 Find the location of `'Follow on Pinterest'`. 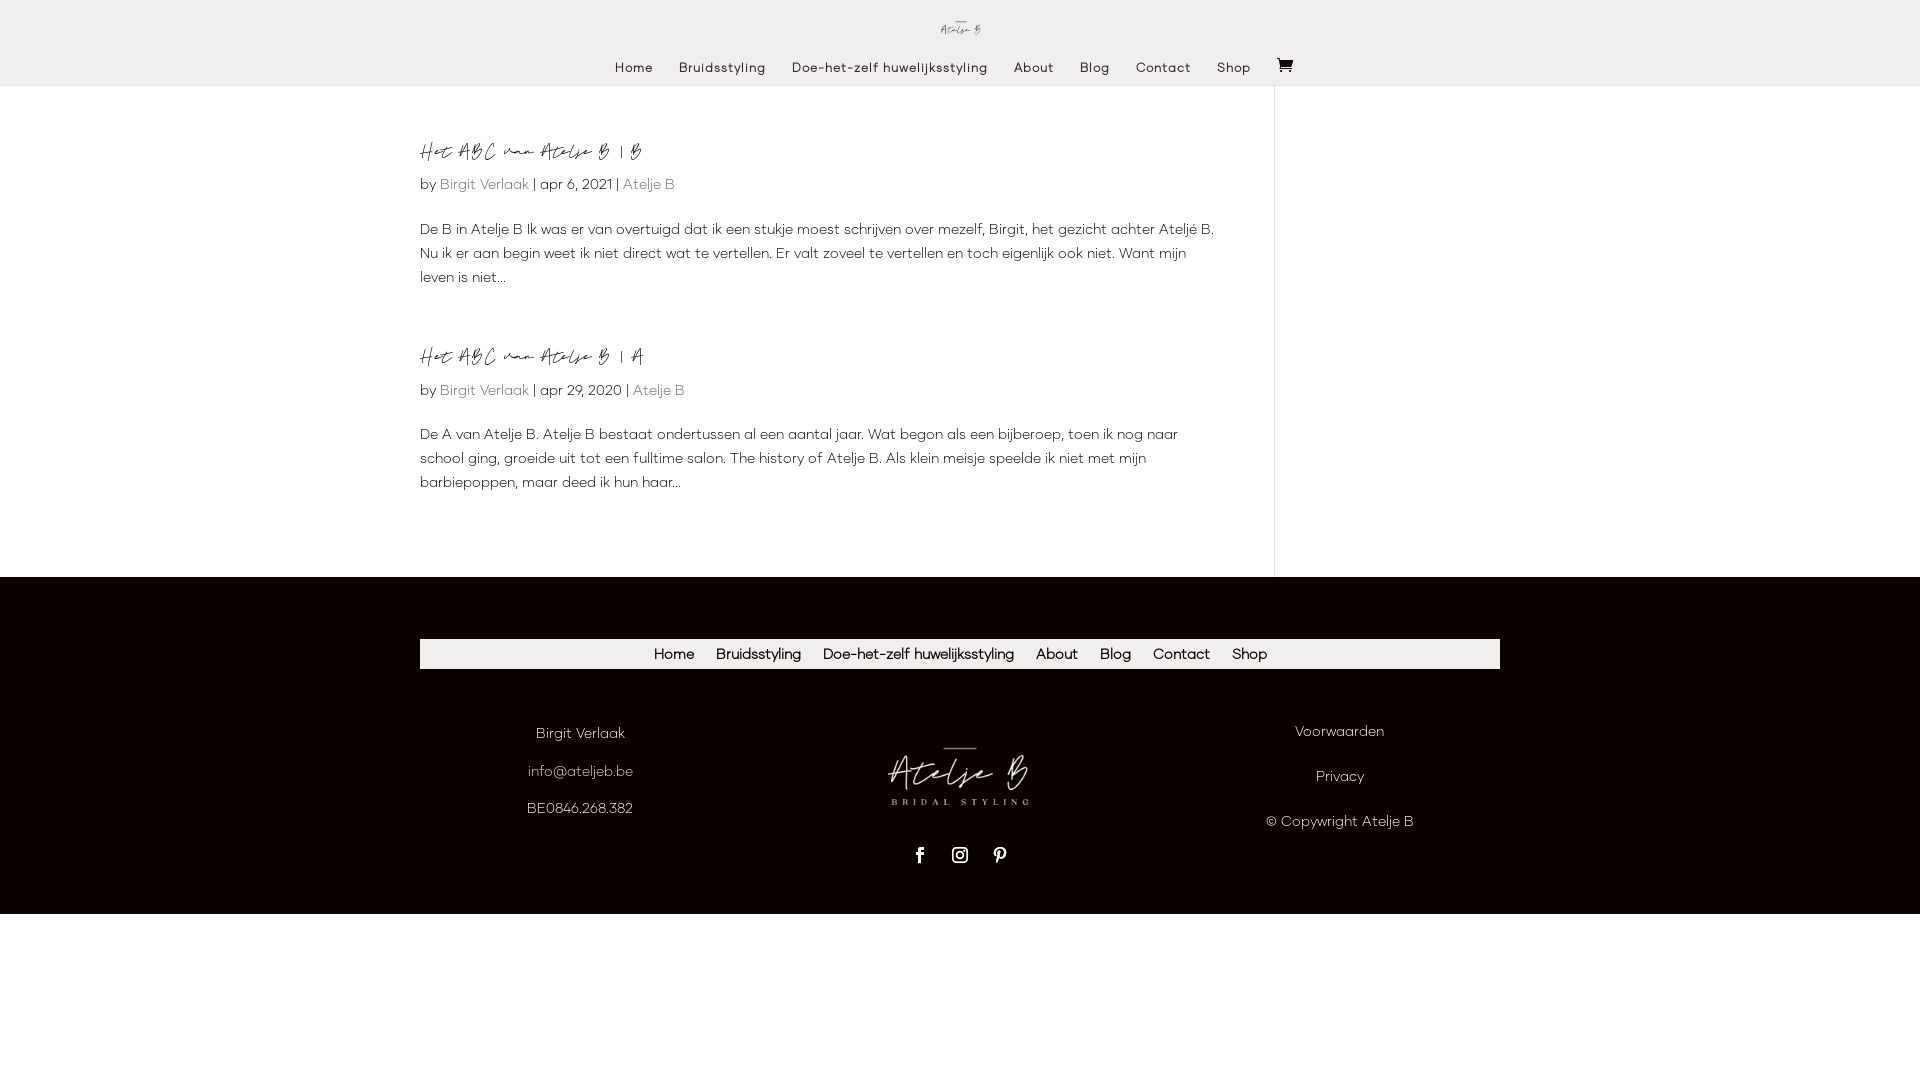

'Follow on Pinterest' is located at coordinates (999, 855).